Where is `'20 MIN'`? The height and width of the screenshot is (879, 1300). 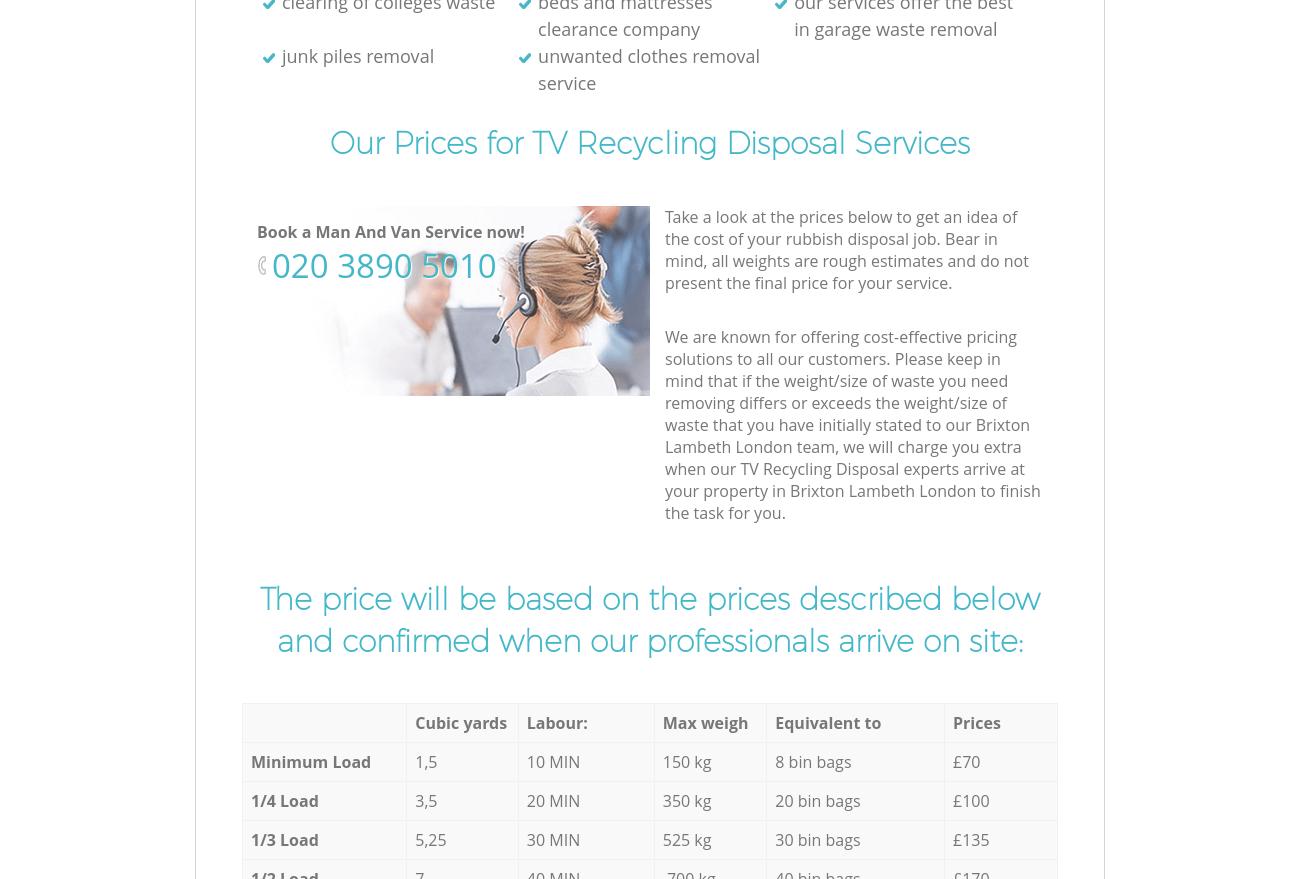 '20 MIN' is located at coordinates (552, 800).